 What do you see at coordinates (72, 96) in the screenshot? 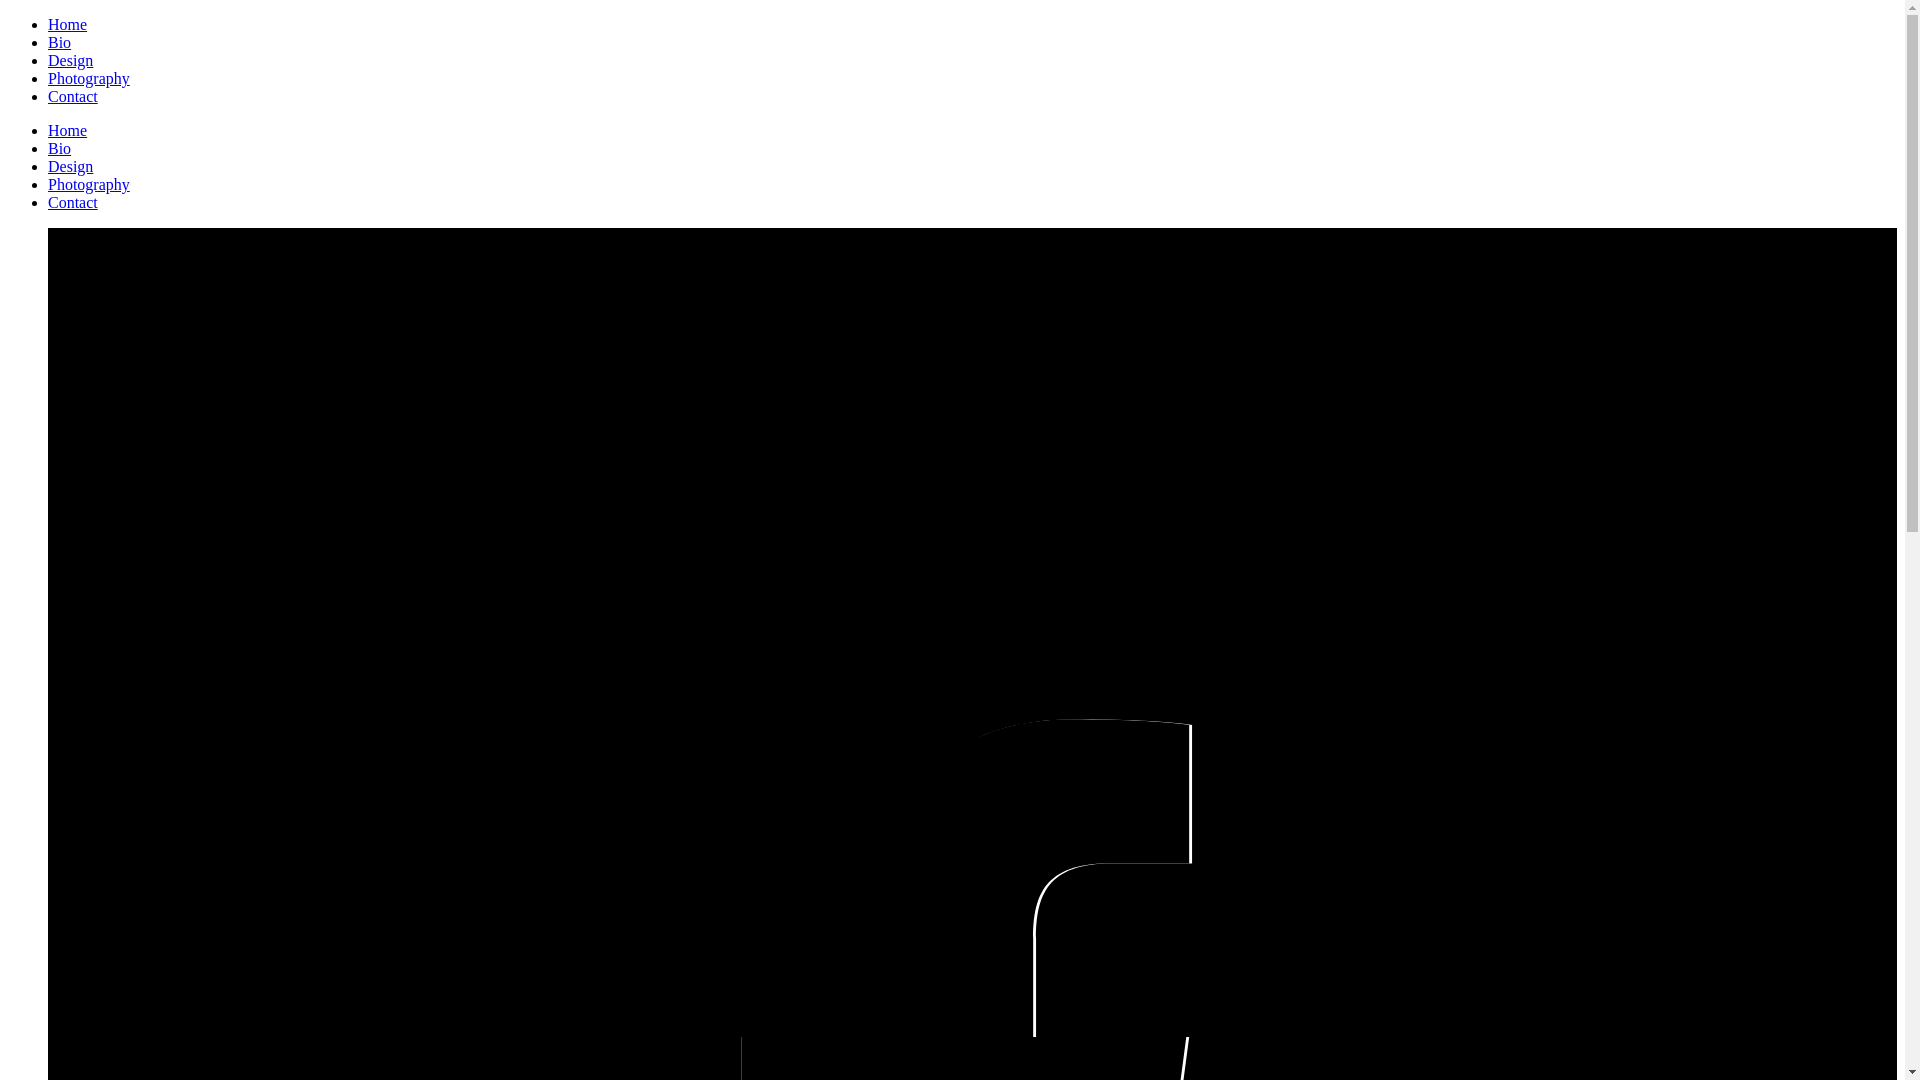
I see `'Contact'` at bounding box center [72, 96].